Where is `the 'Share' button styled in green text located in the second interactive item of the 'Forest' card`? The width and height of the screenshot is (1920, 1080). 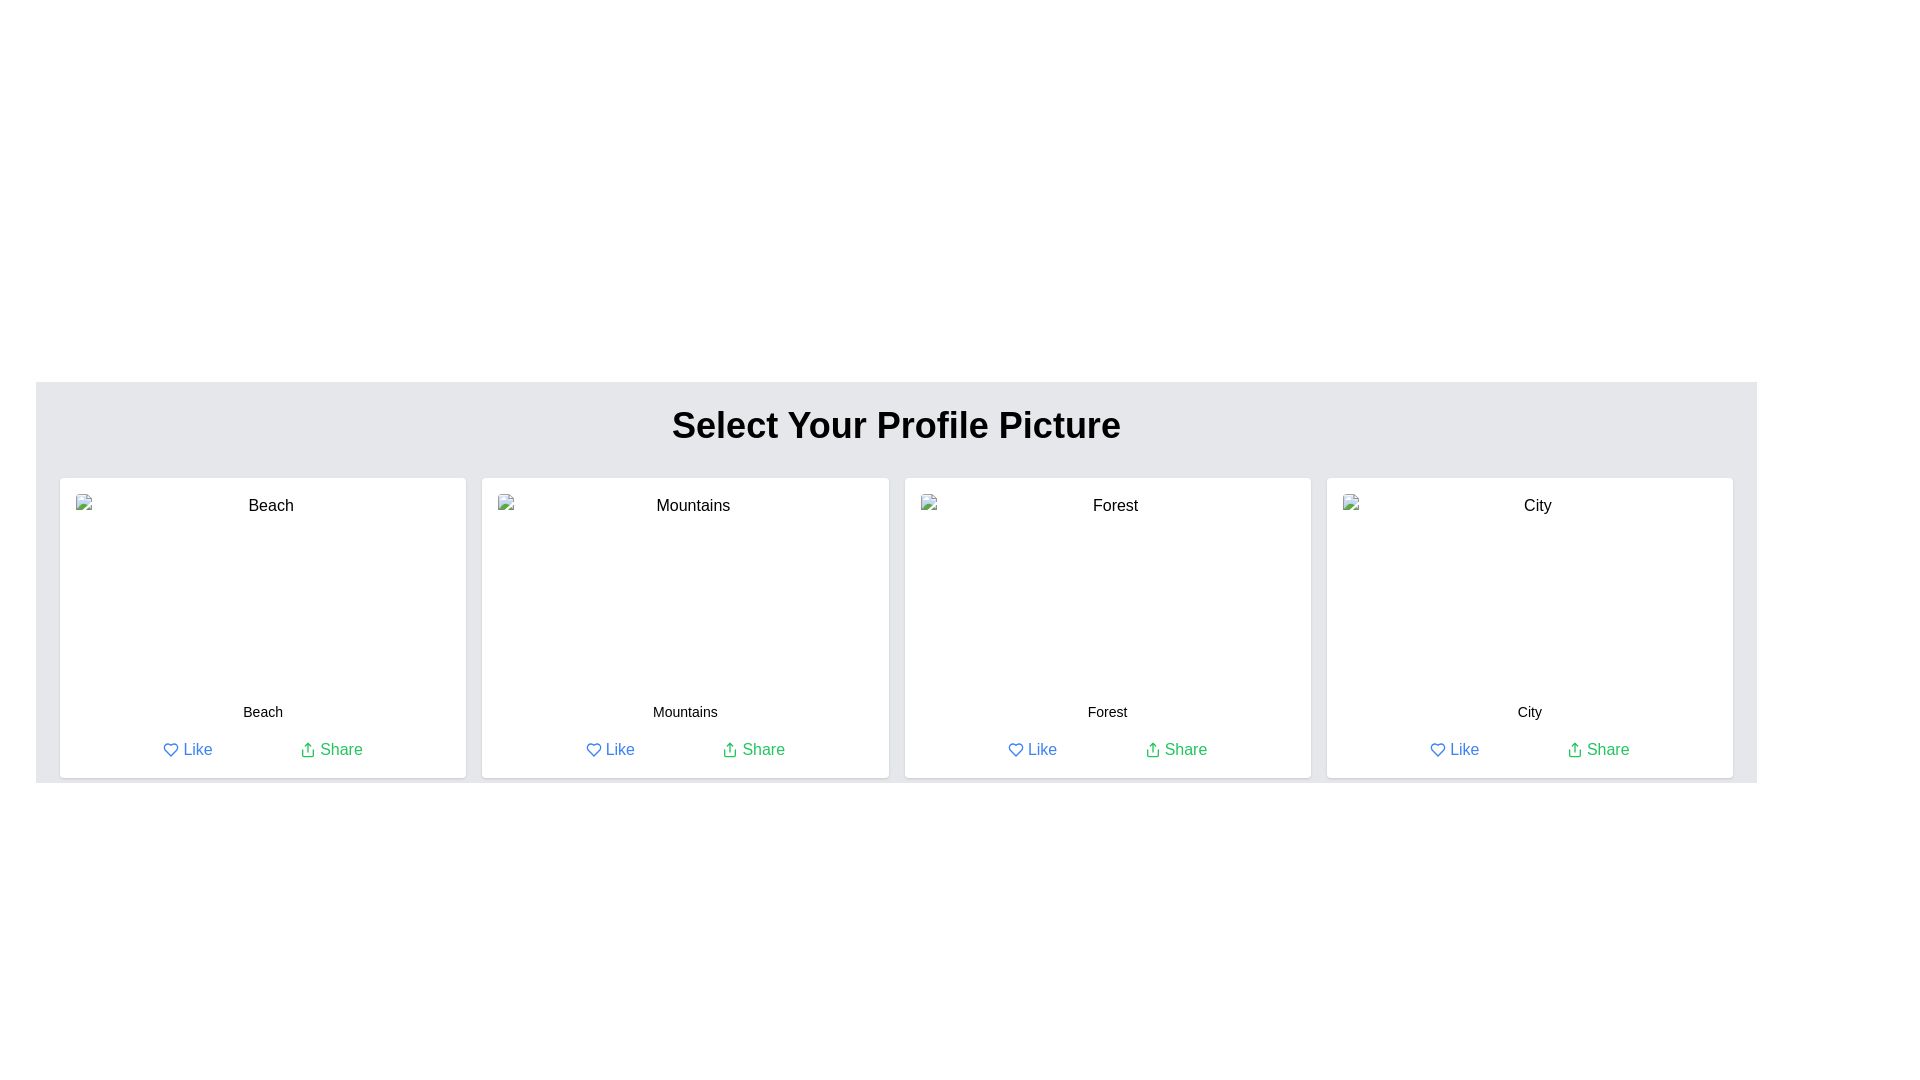 the 'Share' button styled in green text located in the second interactive item of the 'Forest' card is located at coordinates (1176, 749).